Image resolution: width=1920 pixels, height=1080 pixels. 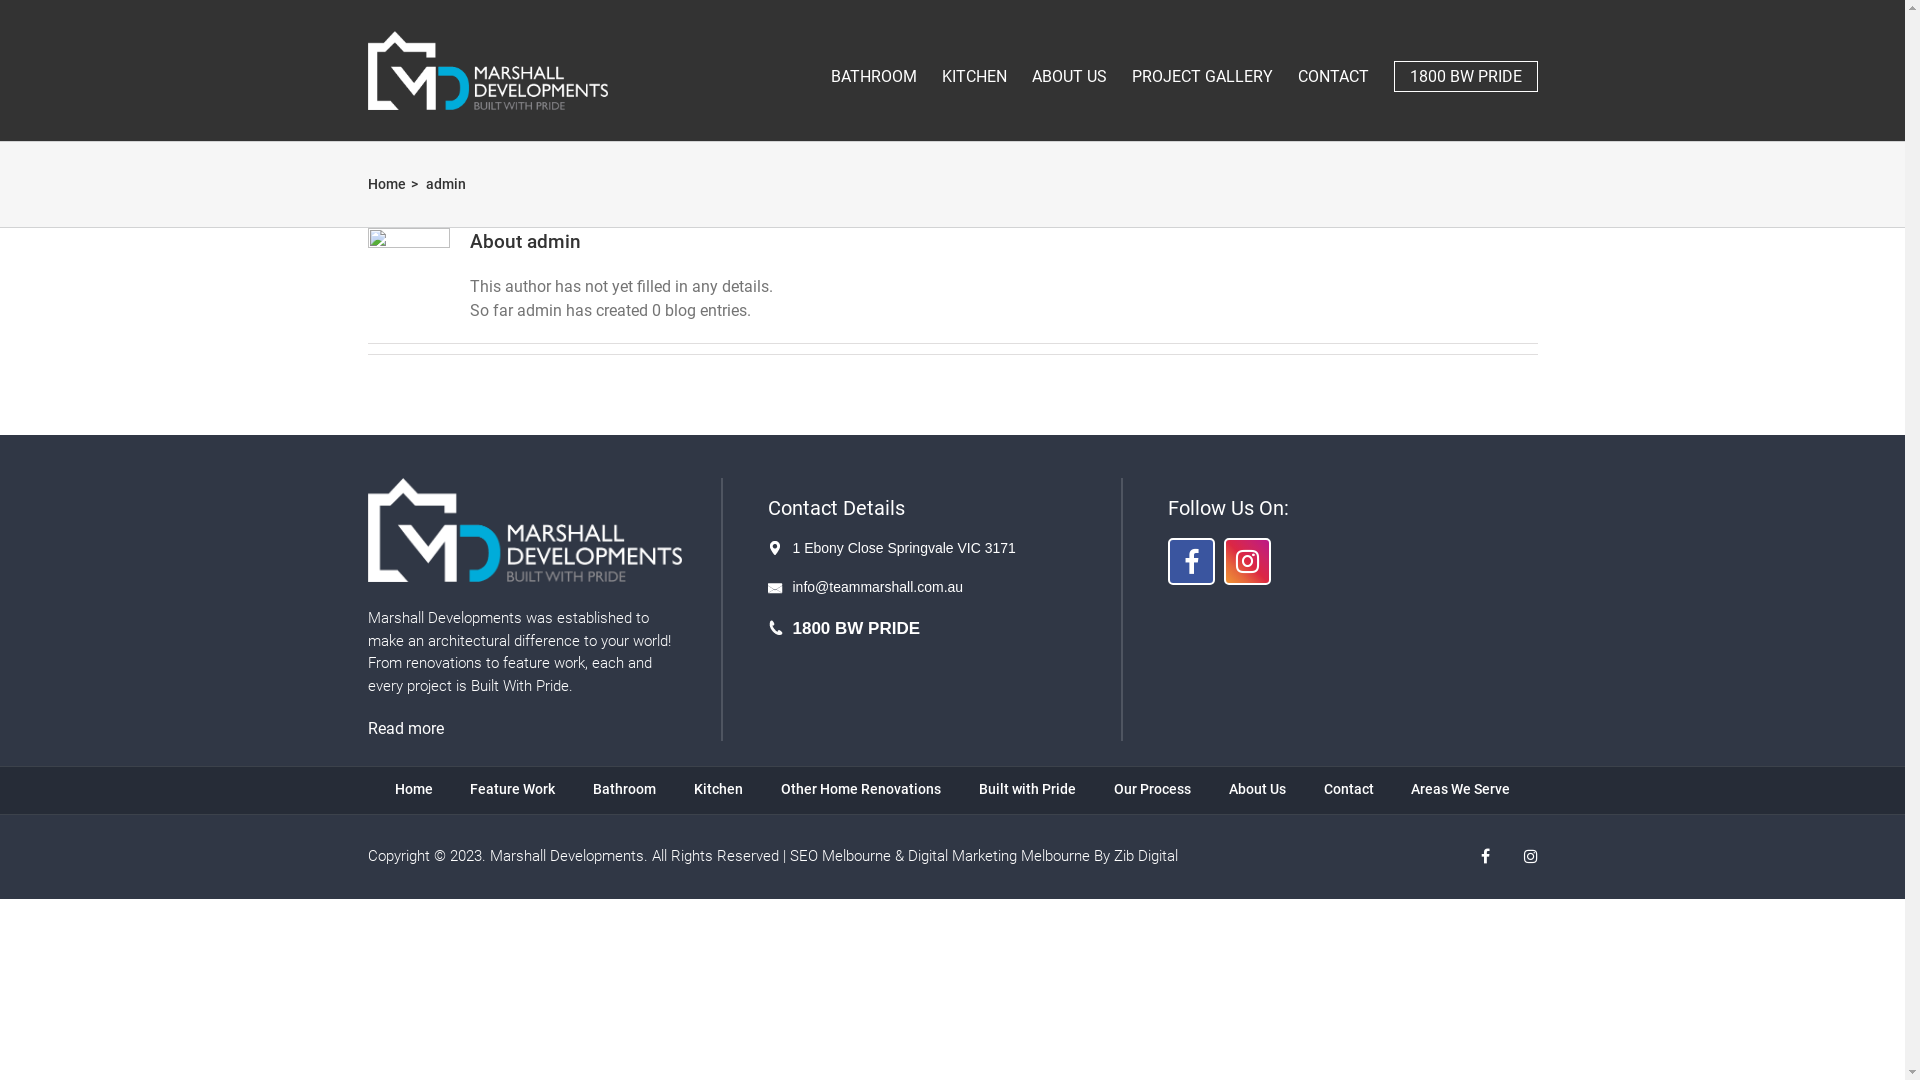 I want to click on 'PROJECT GALLERY', so click(x=1201, y=64).